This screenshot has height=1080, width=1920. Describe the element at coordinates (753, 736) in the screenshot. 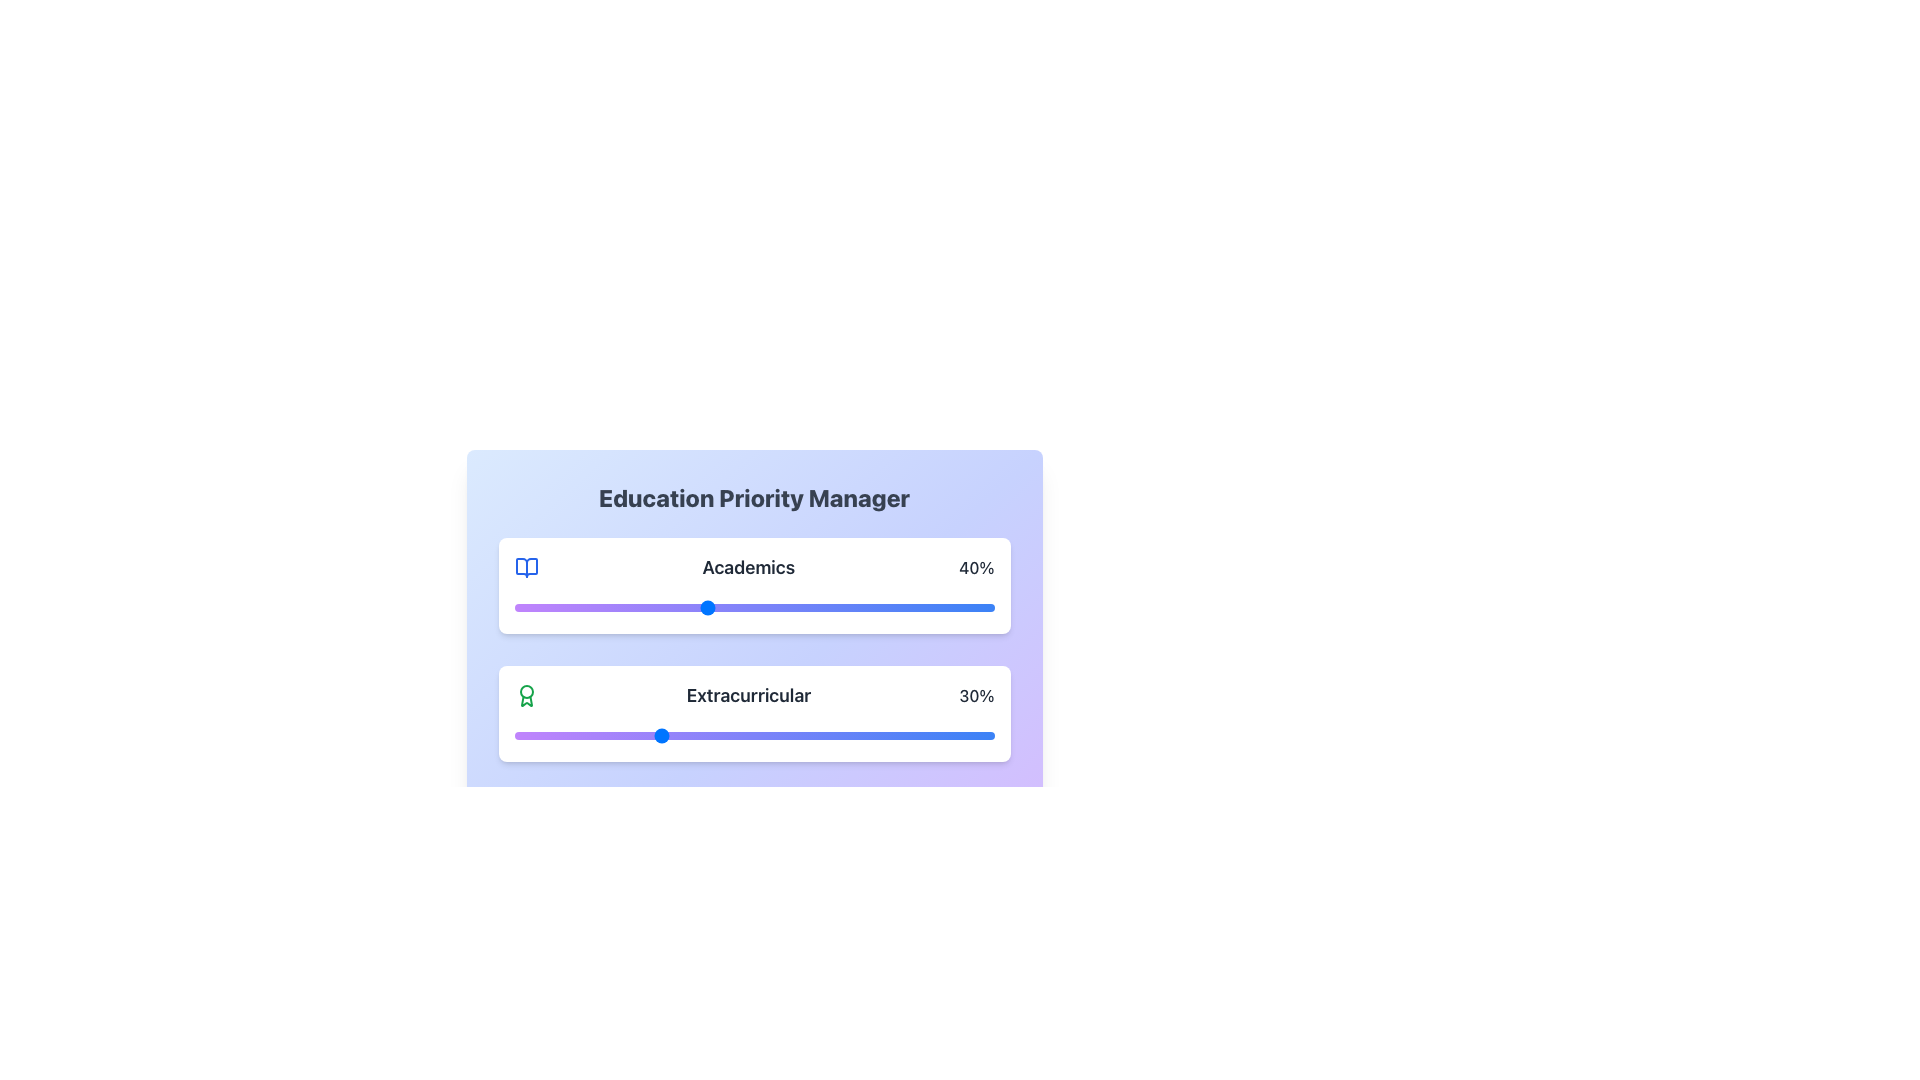

I see `the horizontal slider located in the 'Extracurricular' section below the label 'Extracurricular' and its percentage '30%'` at that location.